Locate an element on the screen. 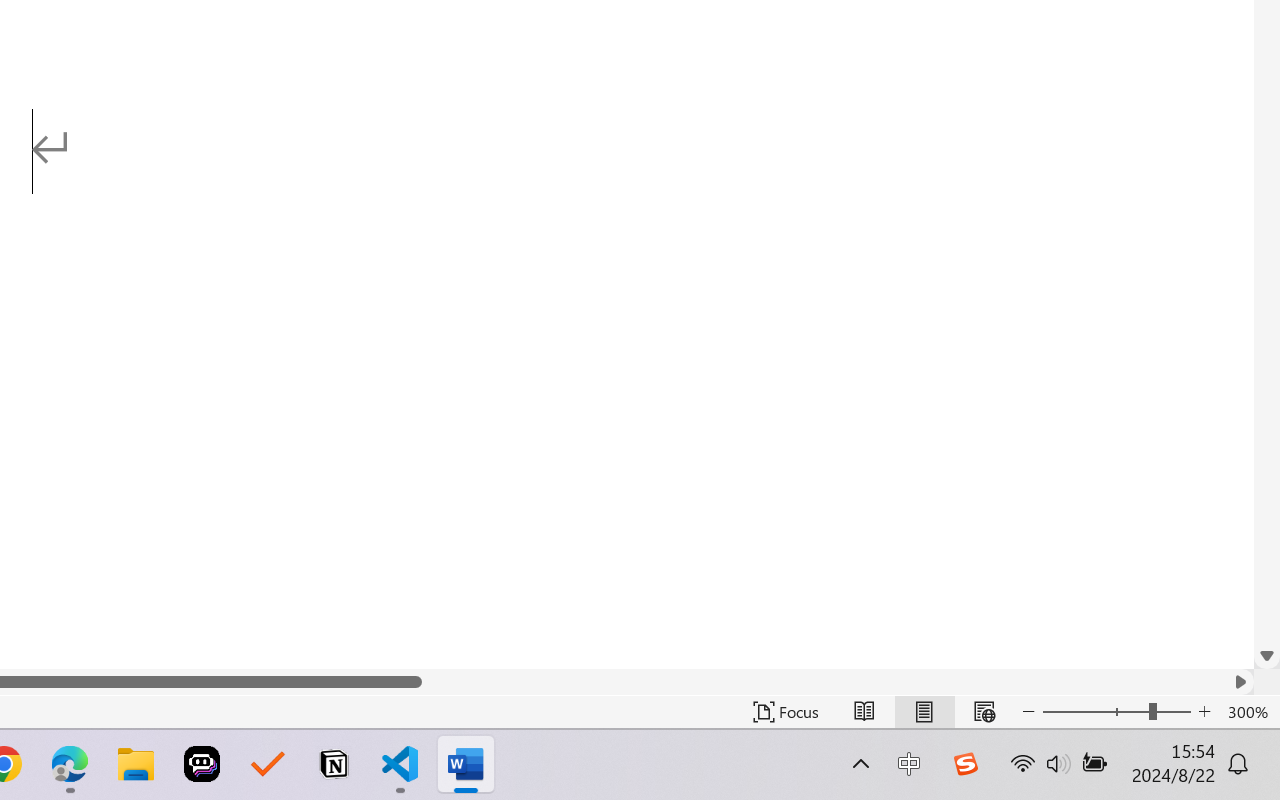  'Column right' is located at coordinates (1239, 682).